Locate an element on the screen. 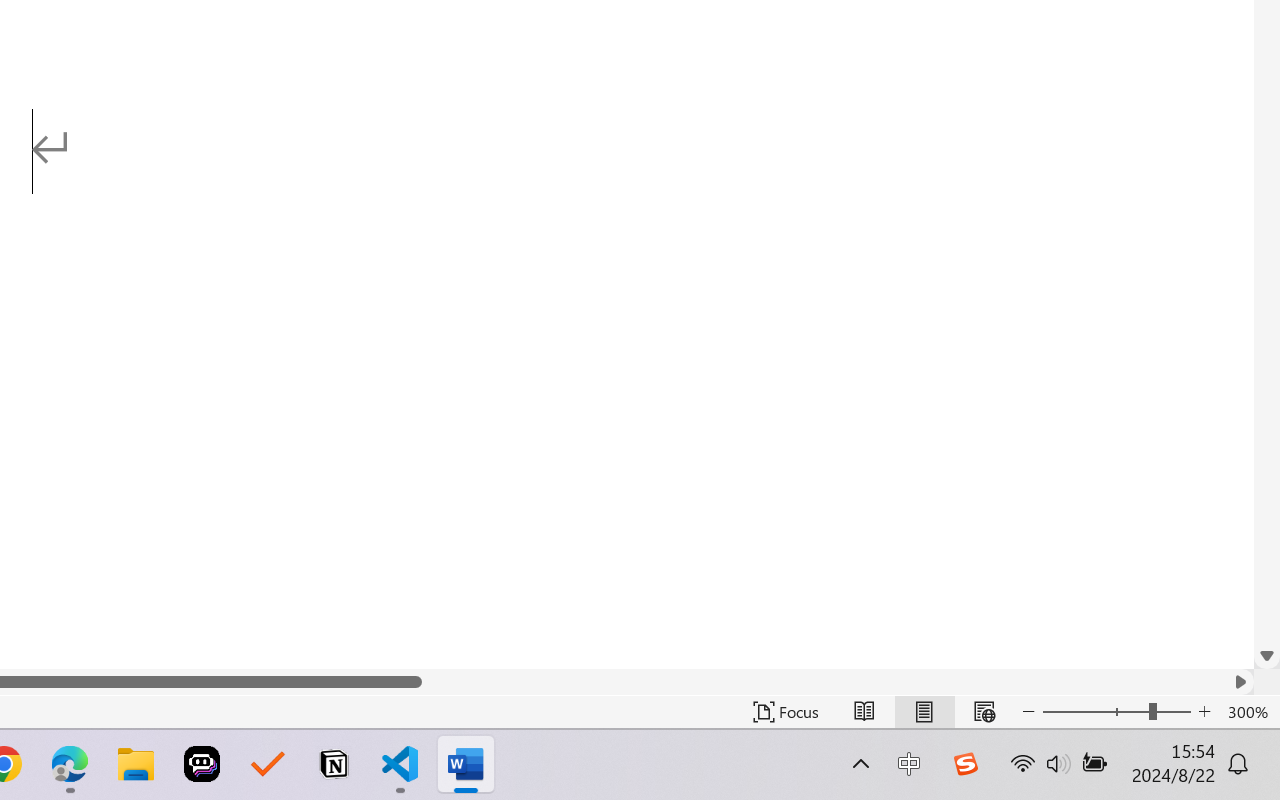  'Column right' is located at coordinates (1239, 682).